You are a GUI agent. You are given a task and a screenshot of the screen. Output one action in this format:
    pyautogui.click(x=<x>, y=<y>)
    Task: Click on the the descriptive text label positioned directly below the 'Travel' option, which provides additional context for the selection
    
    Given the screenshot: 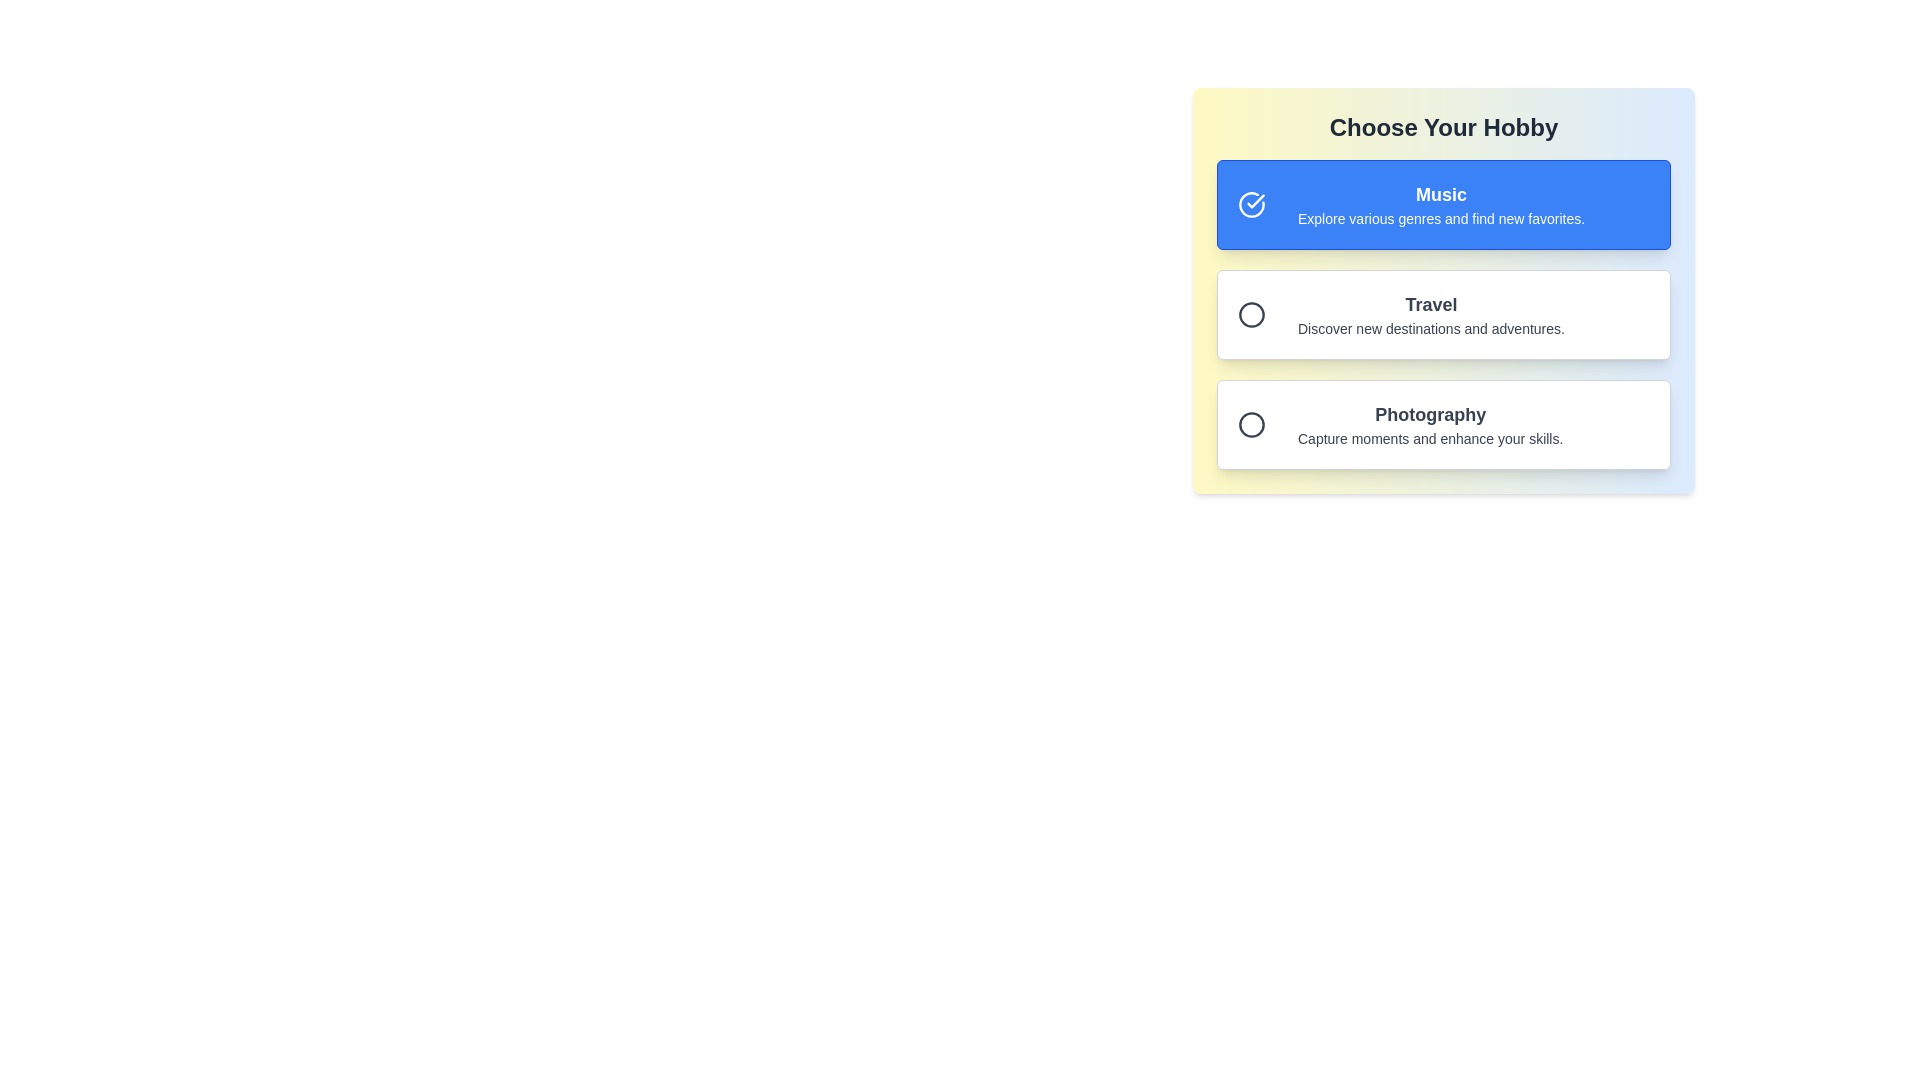 What is the action you would take?
    pyautogui.click(x=1430, y=327)
    